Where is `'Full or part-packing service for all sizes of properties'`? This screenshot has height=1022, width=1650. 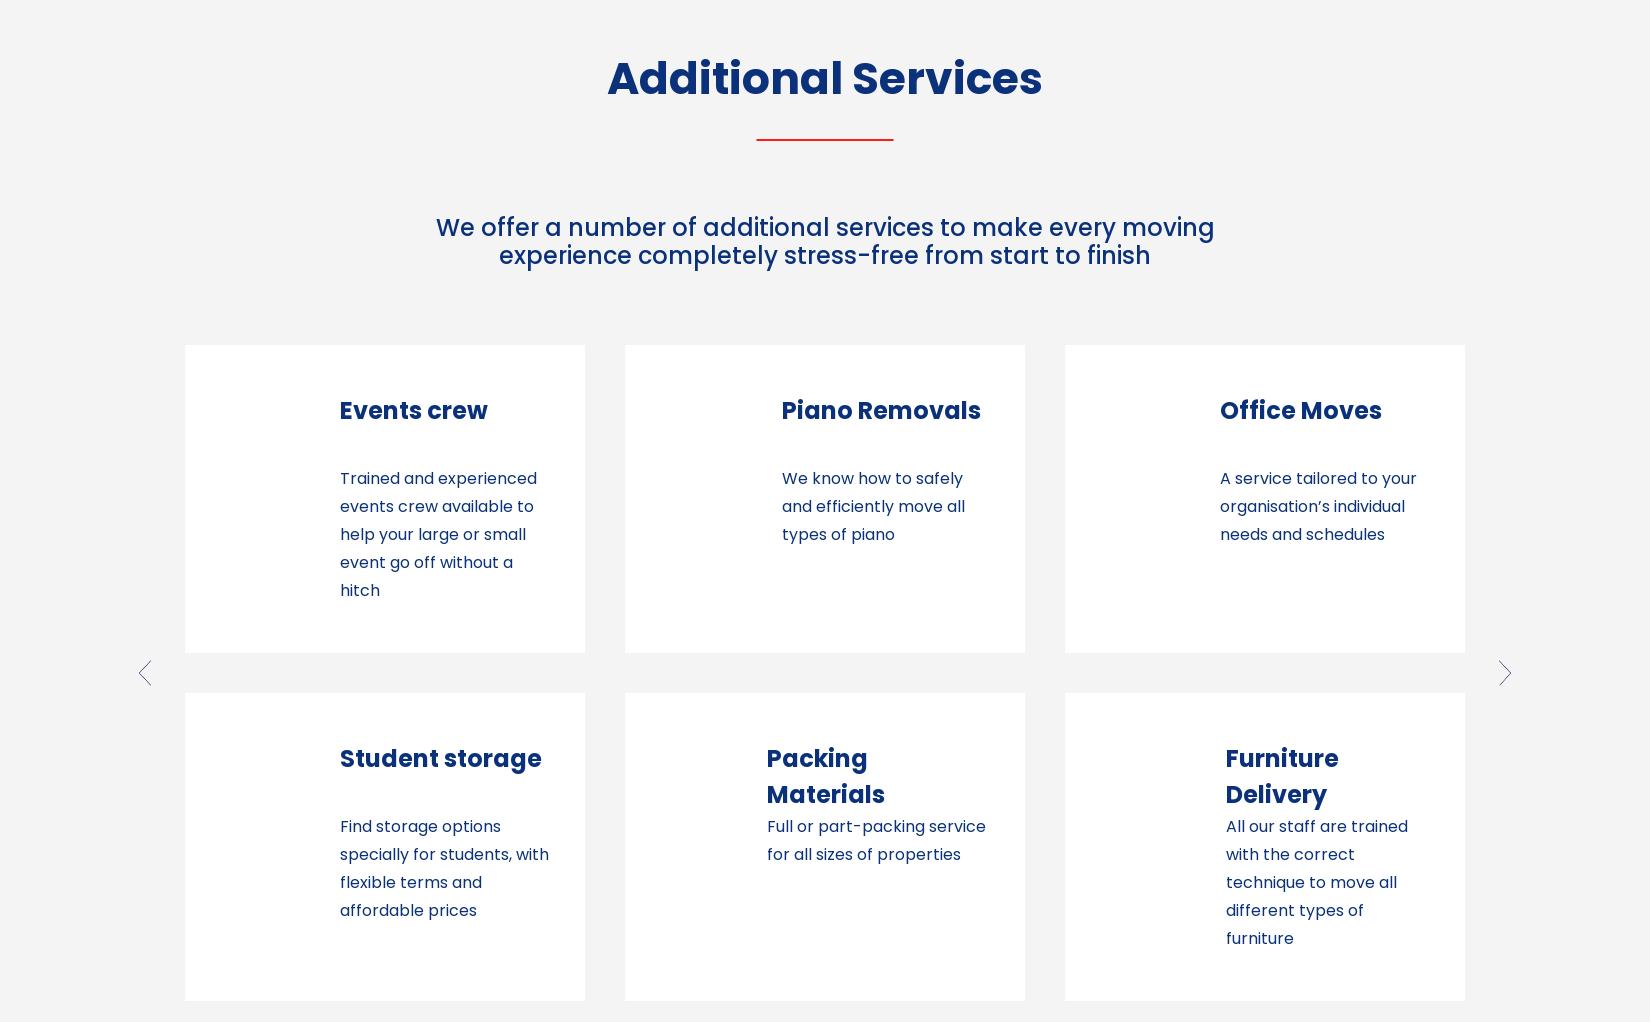 'Full or part-packing service for all sizes of properties' is located at coordinates (327, 838).